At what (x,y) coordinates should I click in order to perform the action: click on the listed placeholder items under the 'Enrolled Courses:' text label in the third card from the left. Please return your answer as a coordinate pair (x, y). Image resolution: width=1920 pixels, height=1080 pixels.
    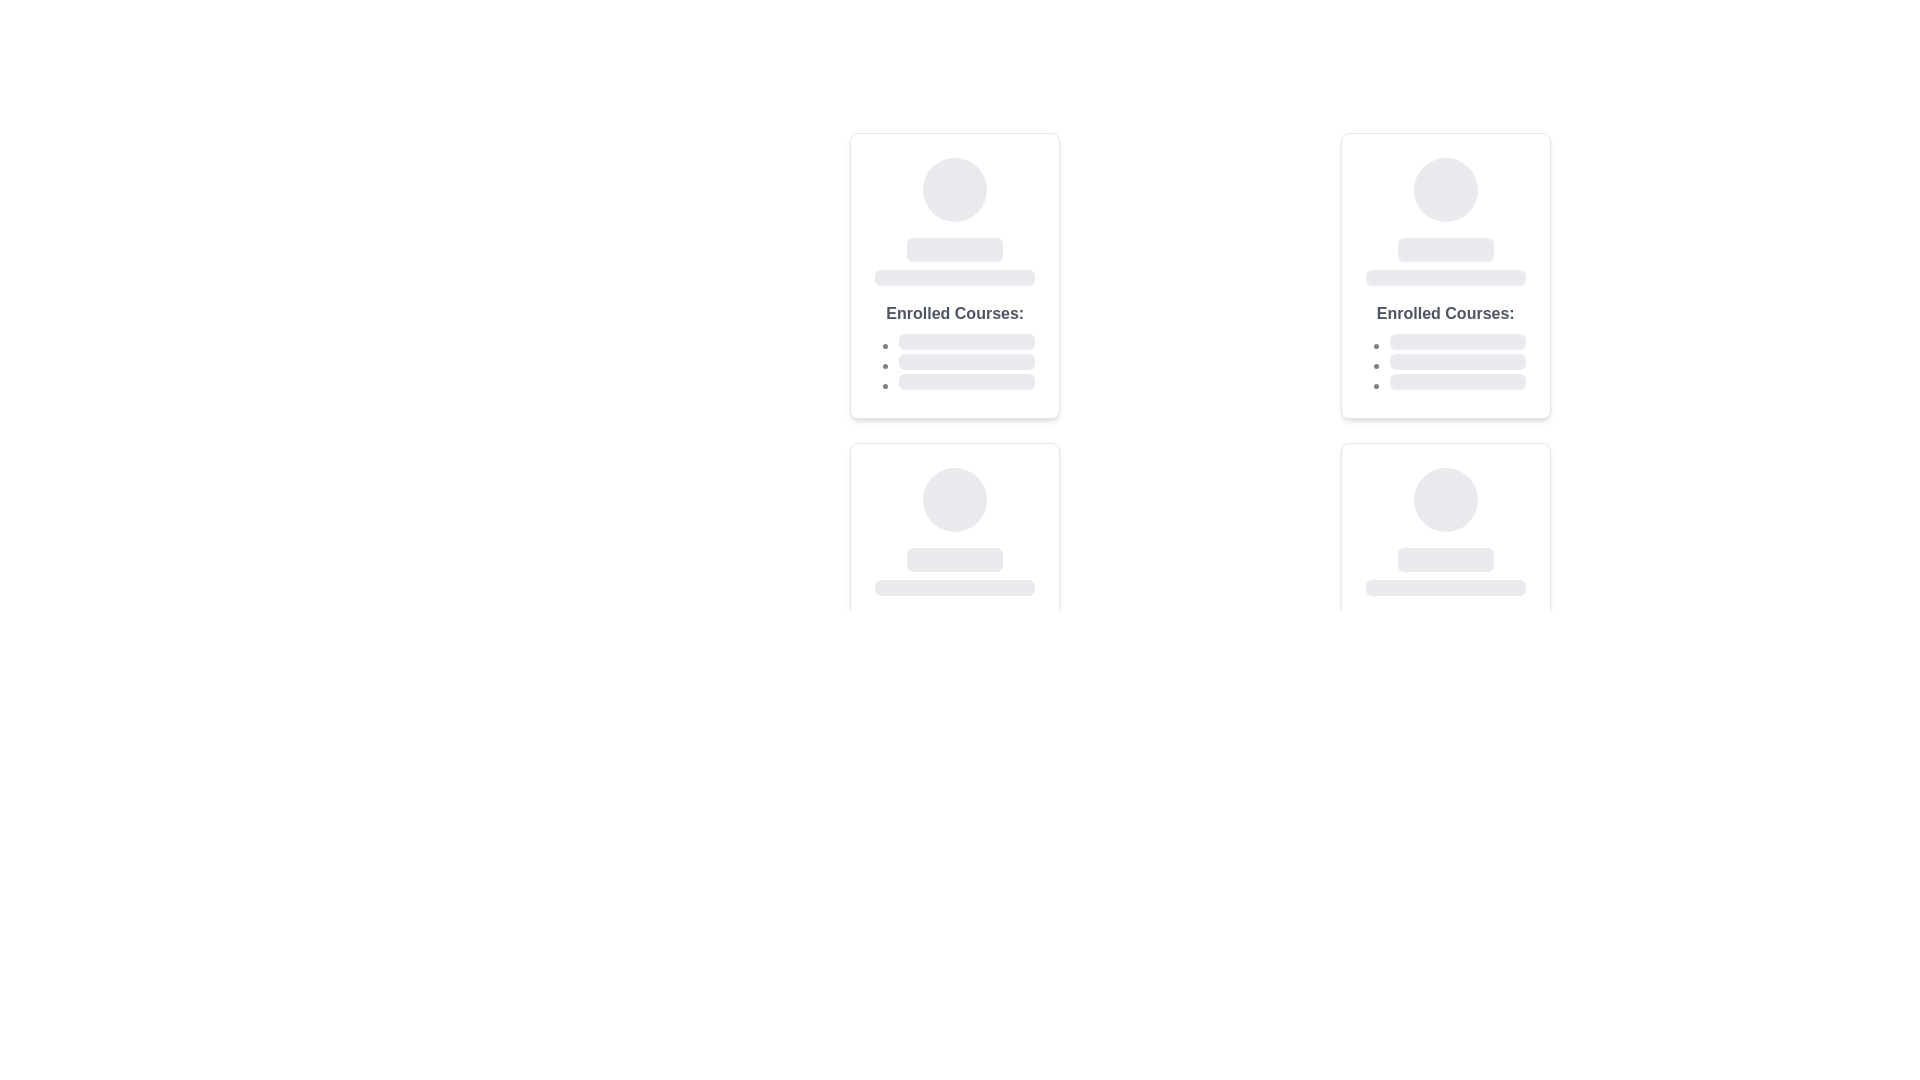
    Looking at the image, I should click on (1445, 345).